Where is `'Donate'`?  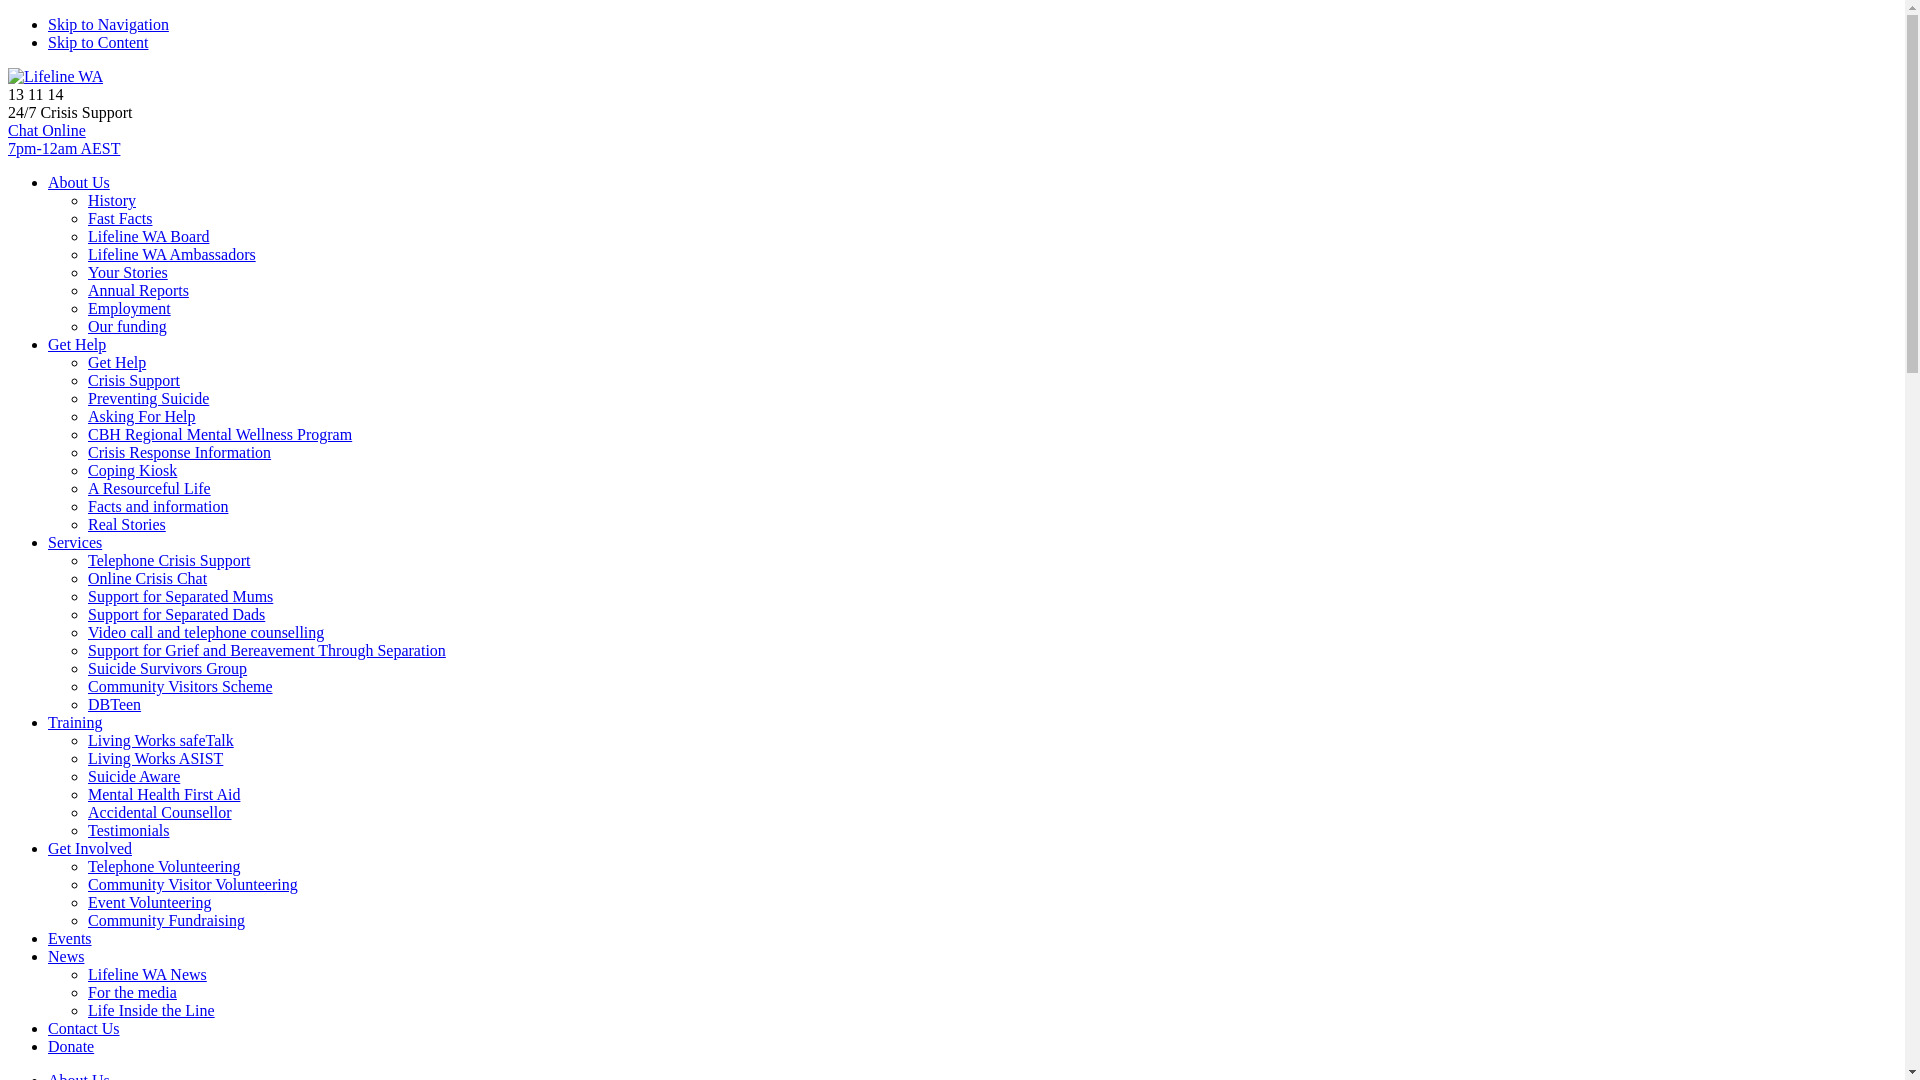 'Donate' is located at coordinates (71, 1045).